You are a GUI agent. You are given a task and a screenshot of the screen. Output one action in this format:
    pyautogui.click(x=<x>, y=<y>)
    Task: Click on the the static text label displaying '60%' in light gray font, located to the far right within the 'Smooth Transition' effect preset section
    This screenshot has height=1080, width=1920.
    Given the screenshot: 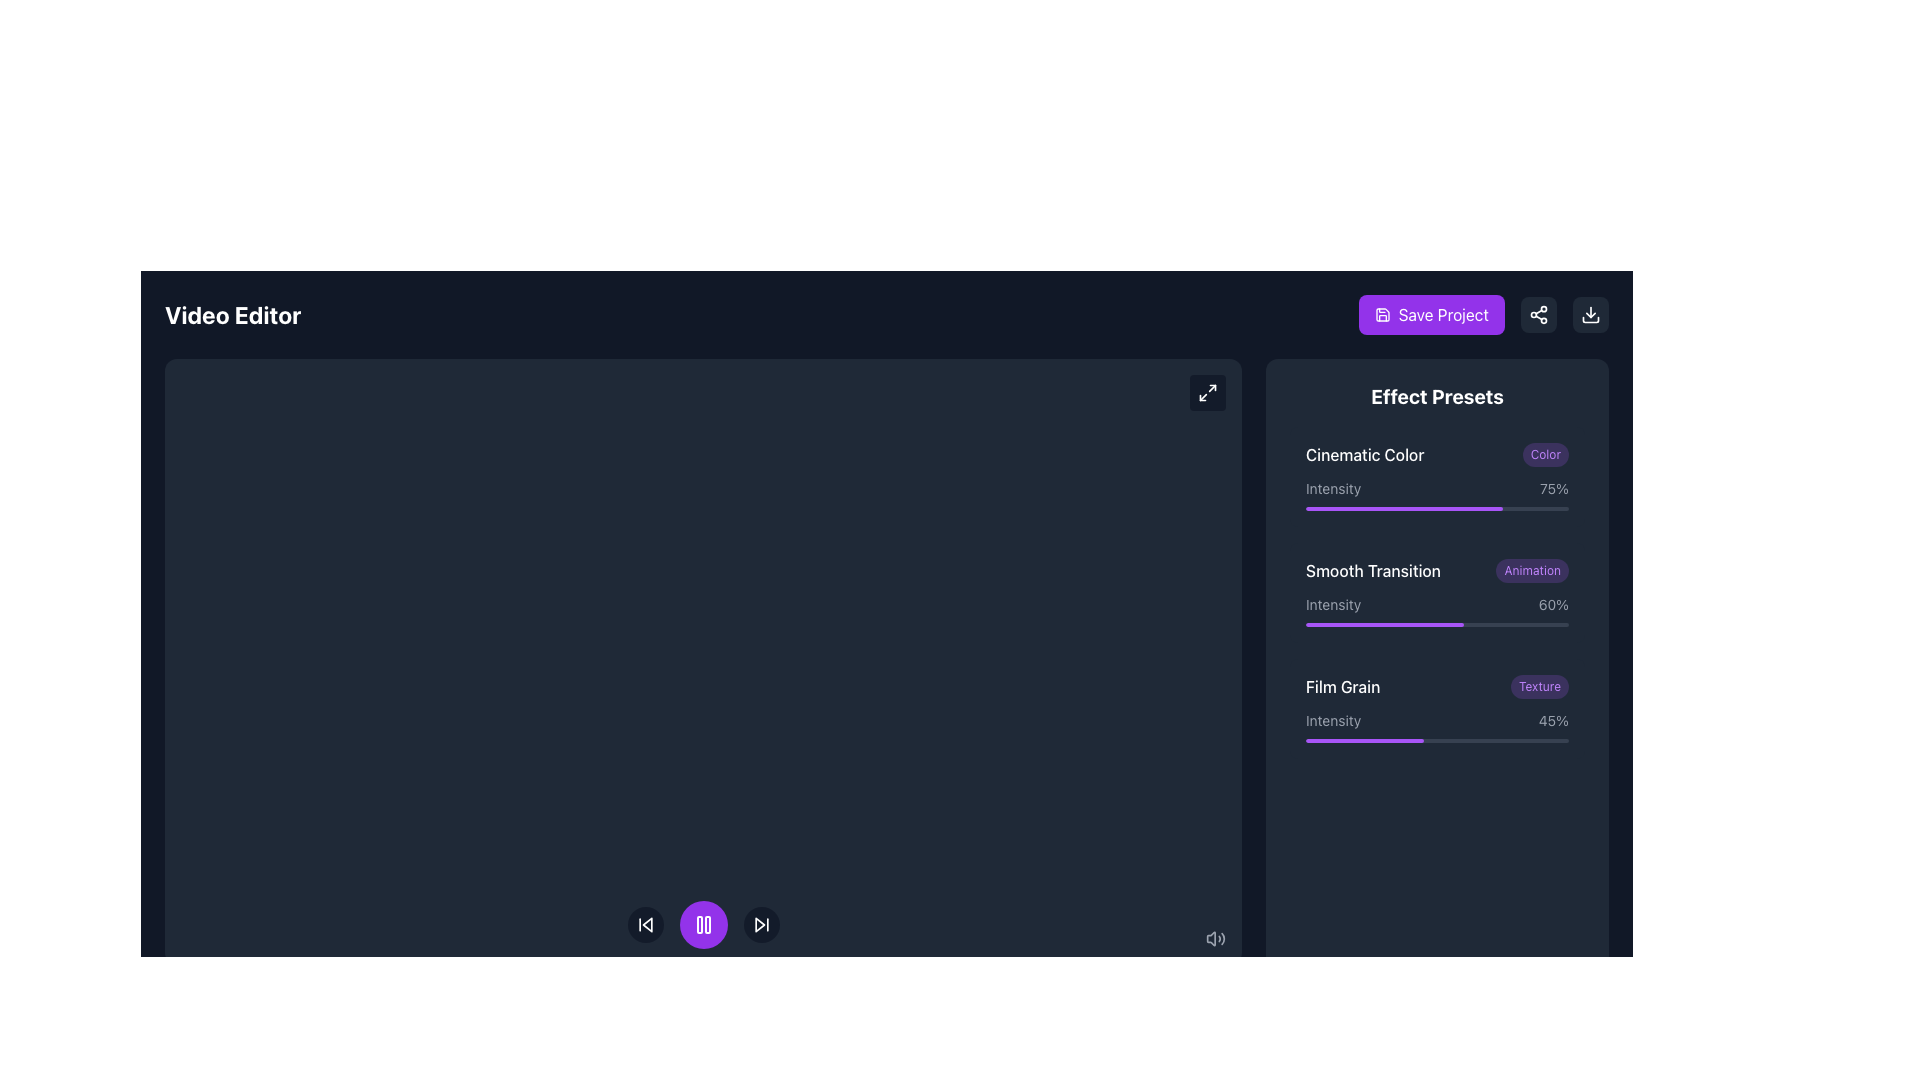 What is the action you would take?
    pyautogui.click(x=1552, y=604)
    